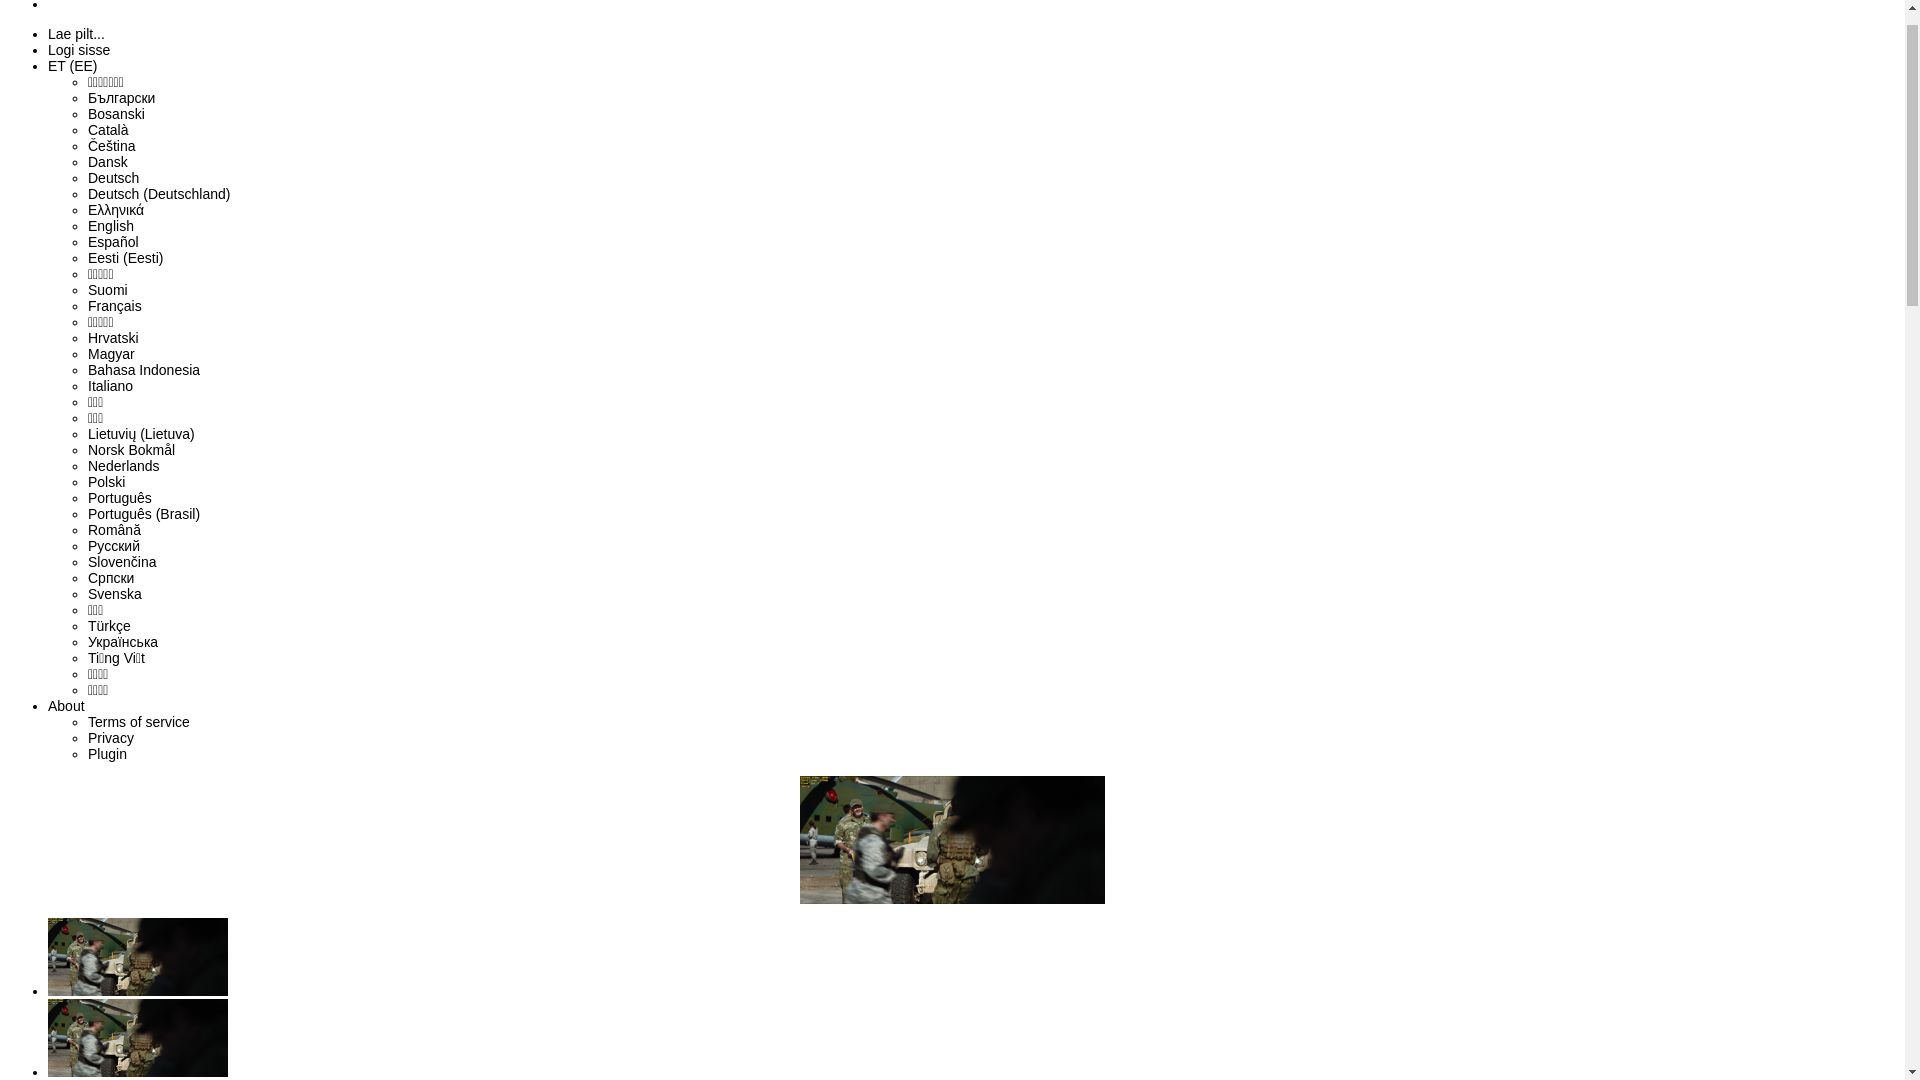 This screenshot has height=1080, width=1920. What do you see at coordinates (105, 523) in the screenshot?
I see `'Polski'` at bounding box center [105, 523].